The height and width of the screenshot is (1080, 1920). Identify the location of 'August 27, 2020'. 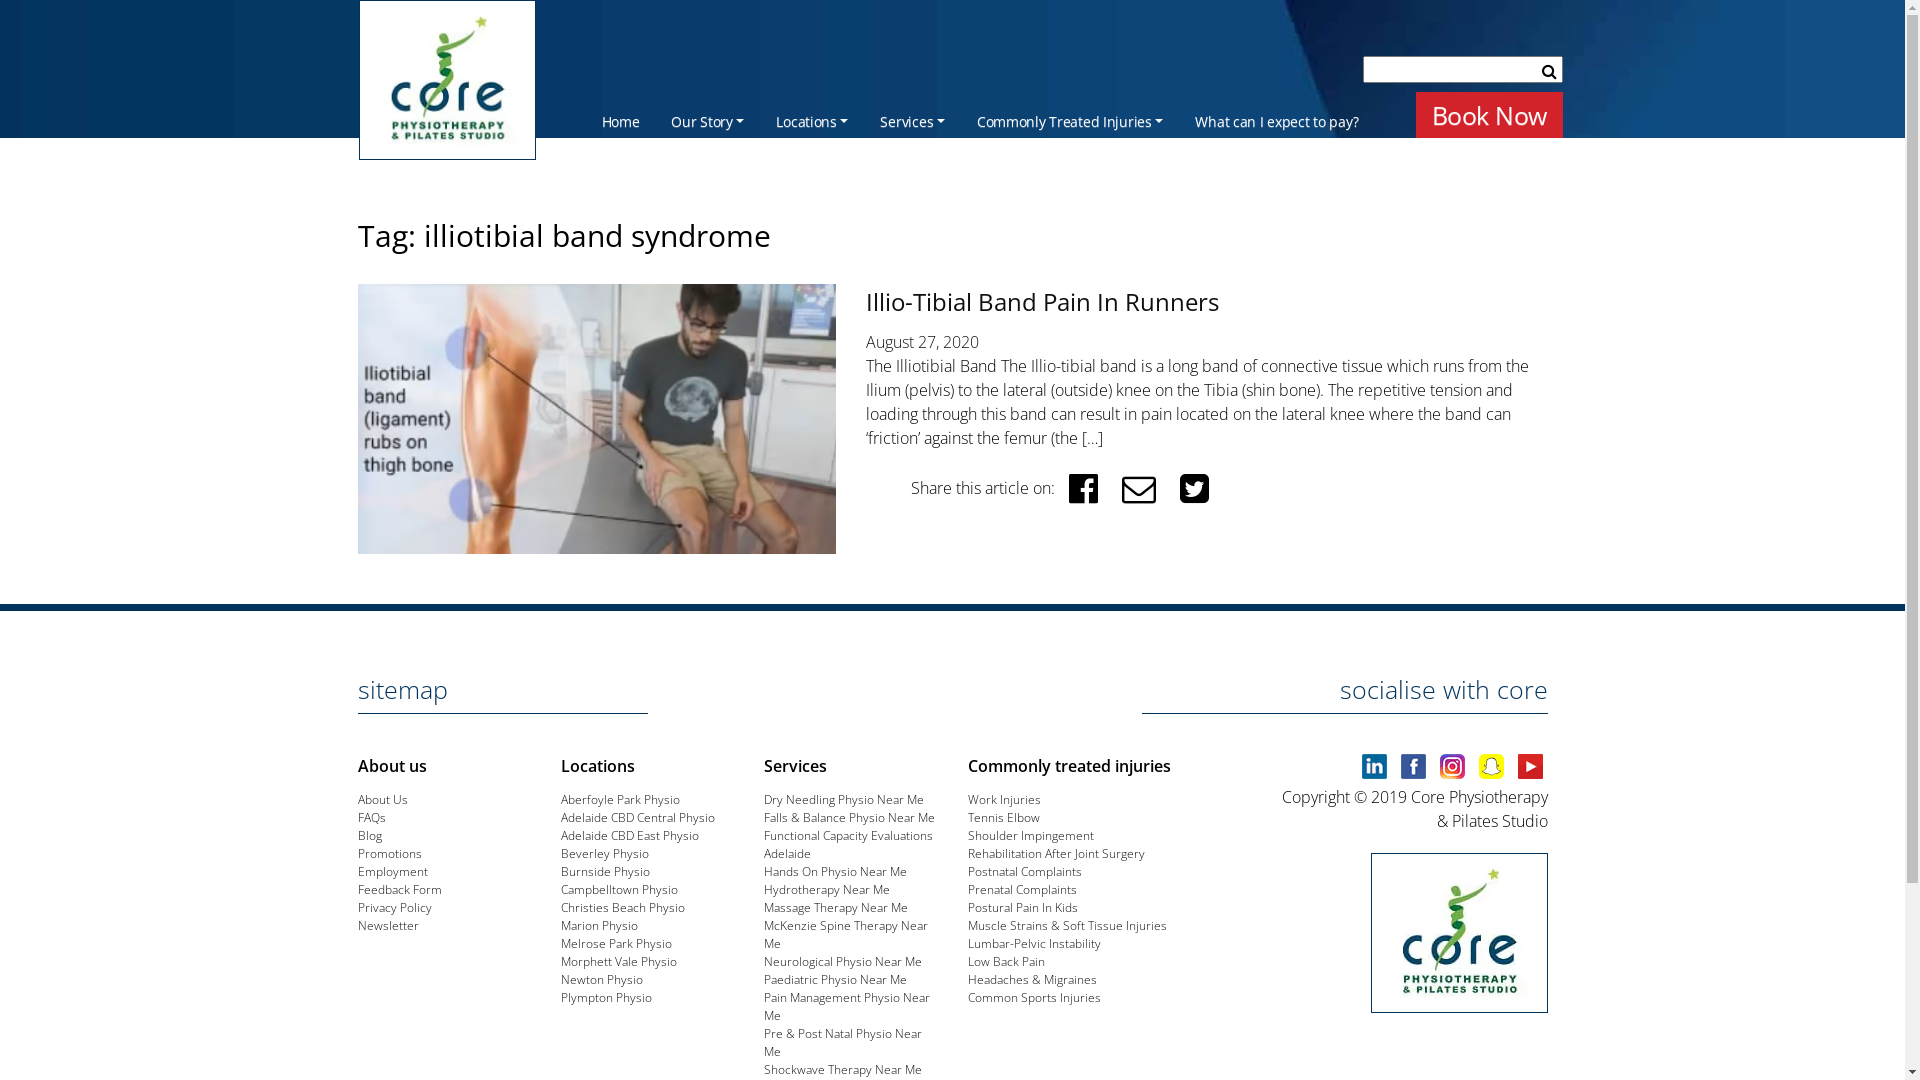
(921, 341).